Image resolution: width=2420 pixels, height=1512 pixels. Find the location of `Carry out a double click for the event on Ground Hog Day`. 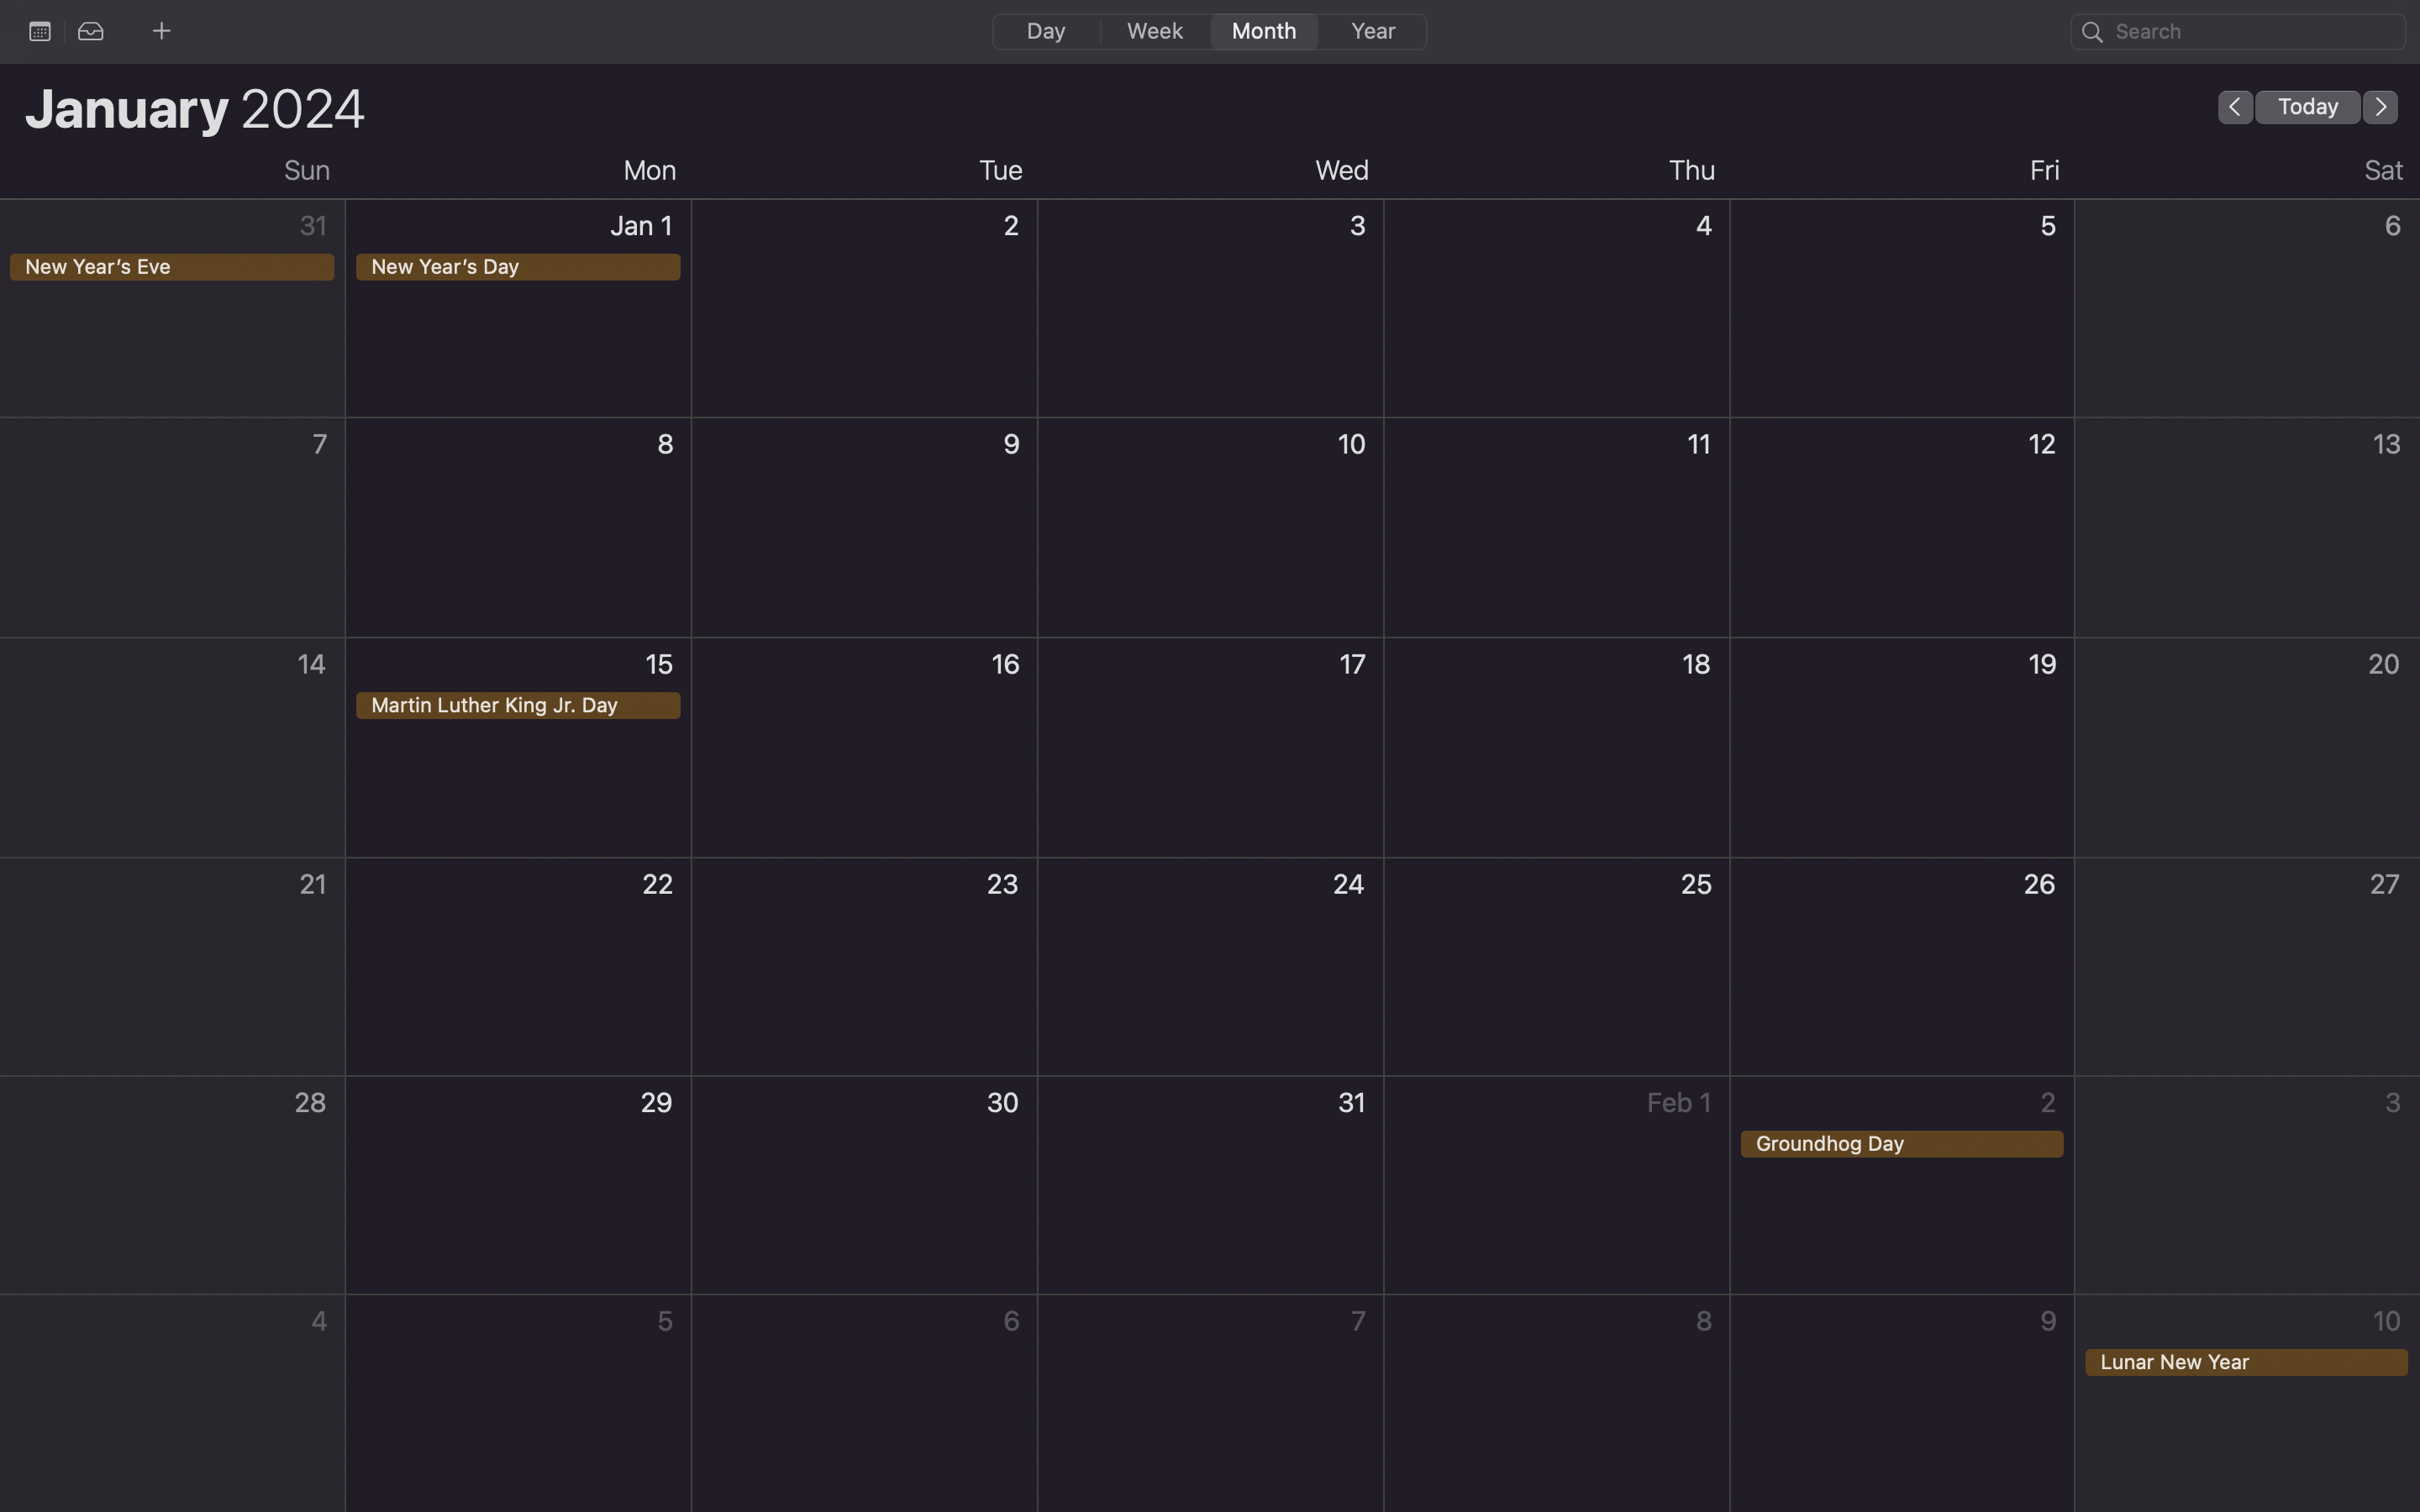

Carry out a double click for the event on Ground Hog Day is located at coordinates (1907, 1187).